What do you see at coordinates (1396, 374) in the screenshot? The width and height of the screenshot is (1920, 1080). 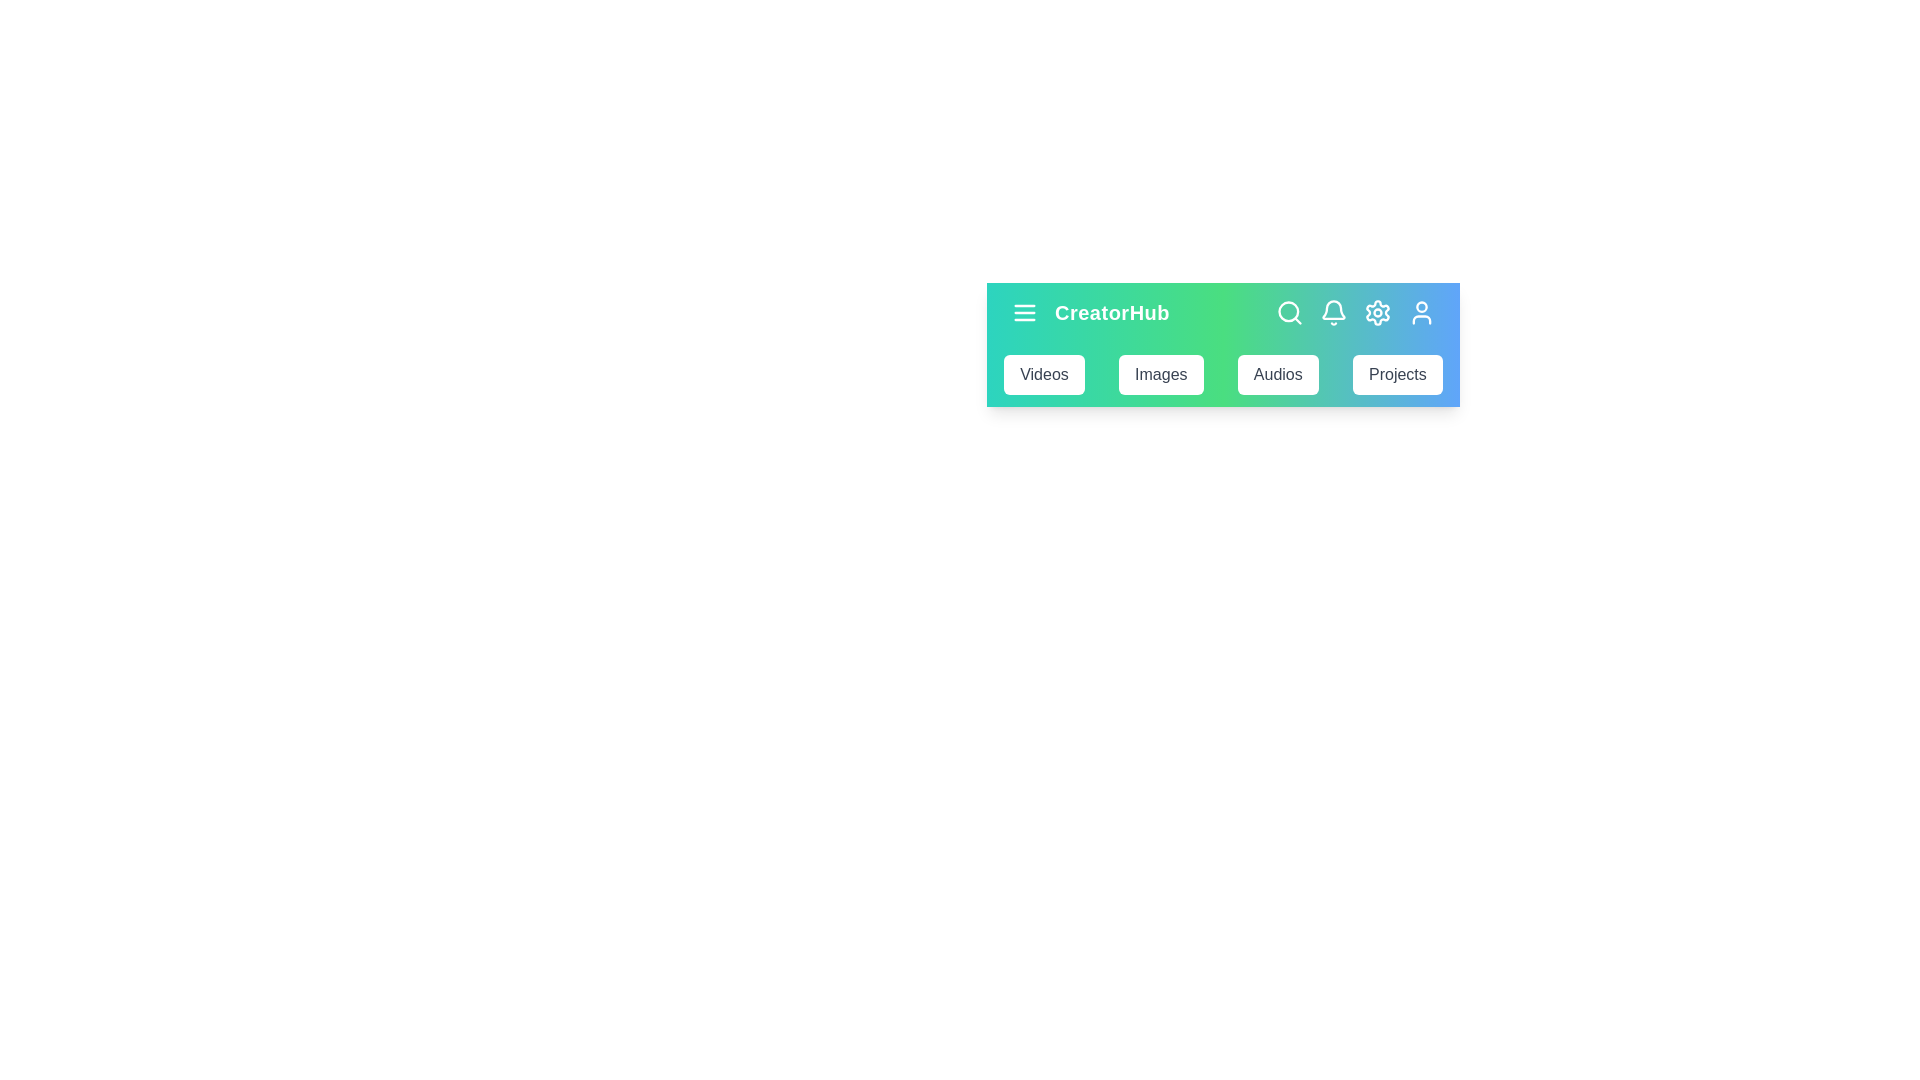 I see `the Projects navigation bar item to navigate to its section` at bounding box center [1396, 374].